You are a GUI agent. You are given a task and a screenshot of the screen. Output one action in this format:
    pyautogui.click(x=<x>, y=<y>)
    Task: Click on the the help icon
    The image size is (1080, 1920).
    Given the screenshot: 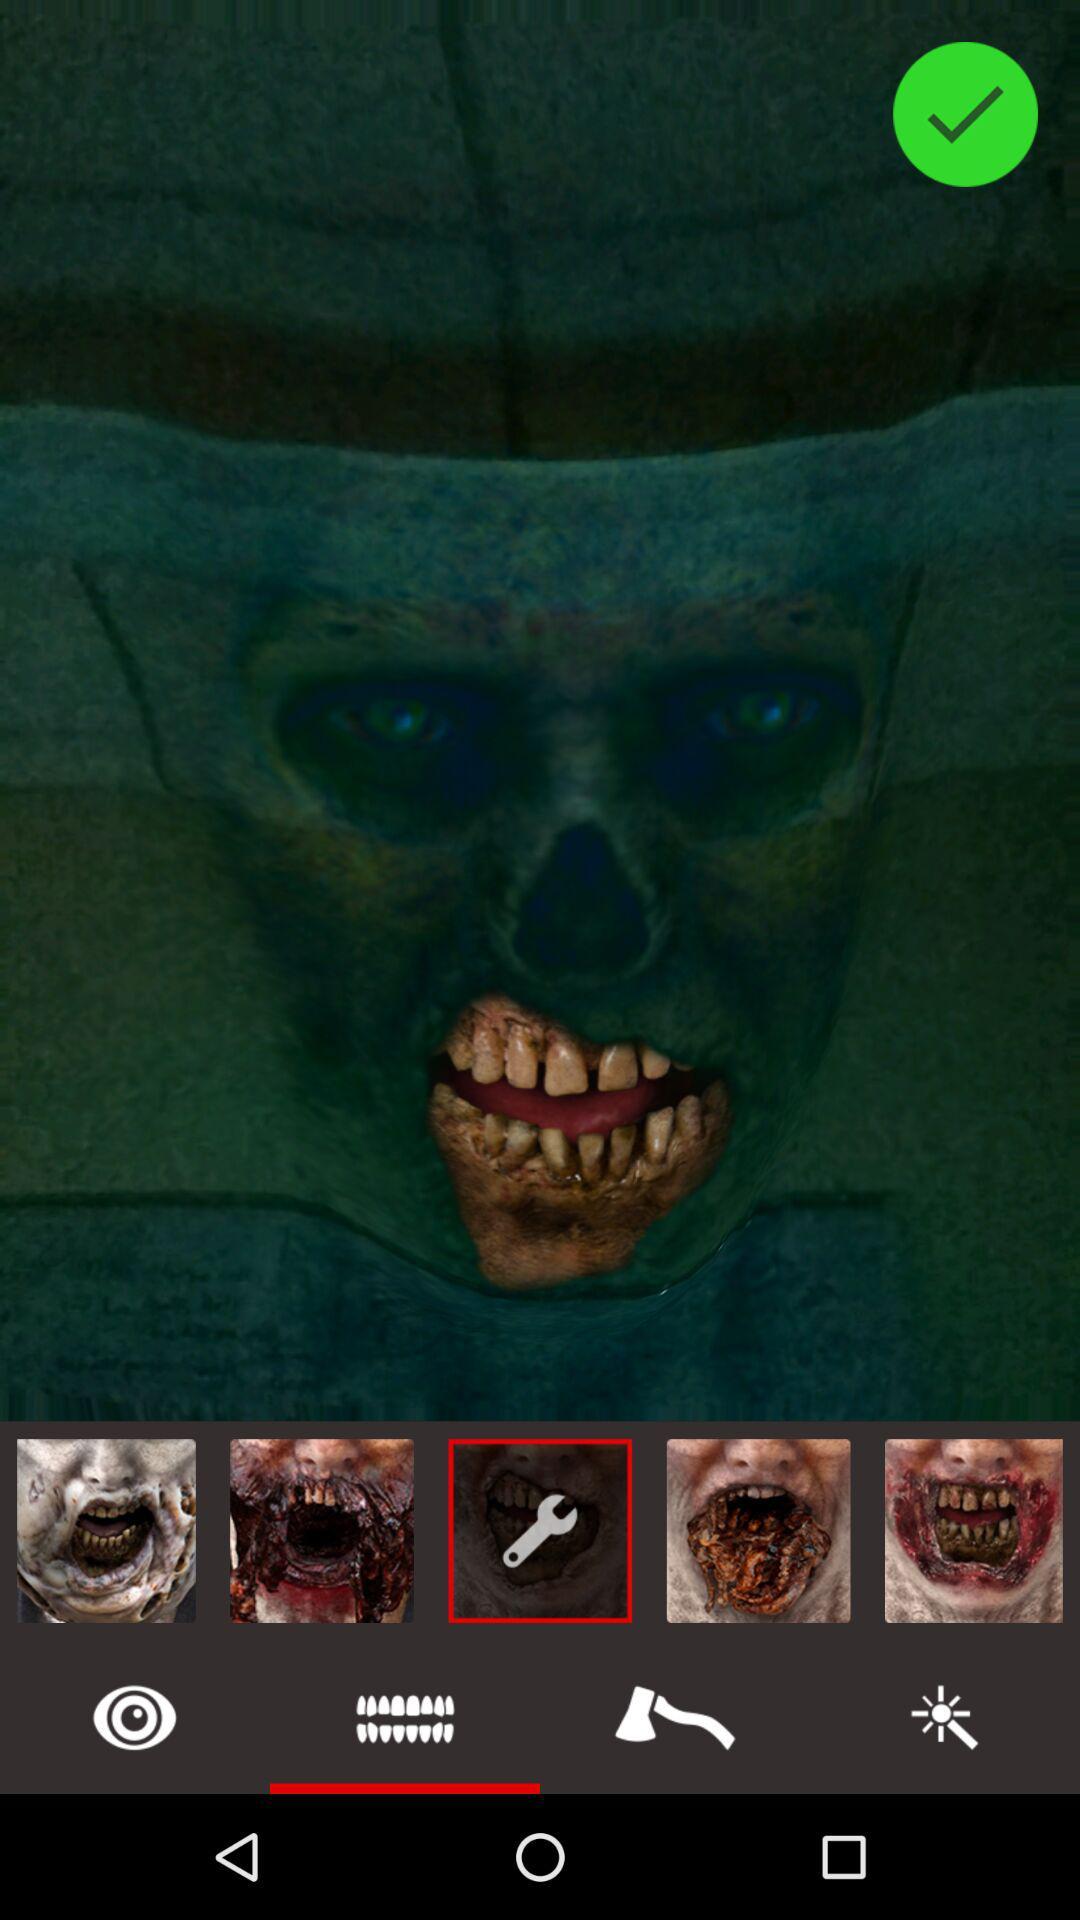 What is the action you would take?
    pyautogui.click(x=135, y=1716)
    